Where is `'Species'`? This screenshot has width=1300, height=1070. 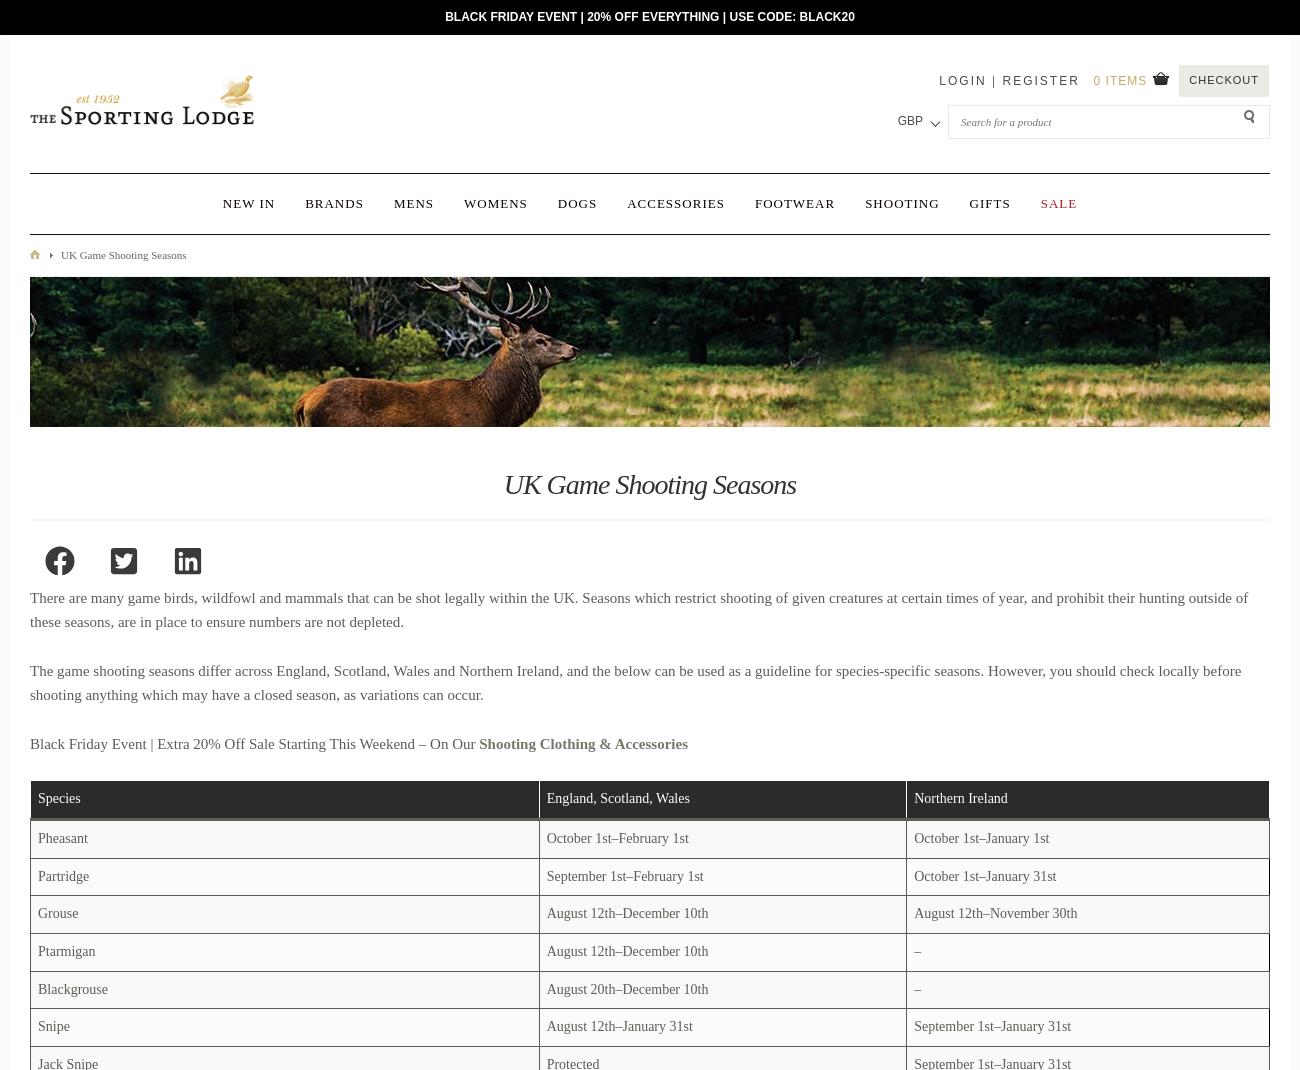
'Species' is located at coordinates (59, 797).